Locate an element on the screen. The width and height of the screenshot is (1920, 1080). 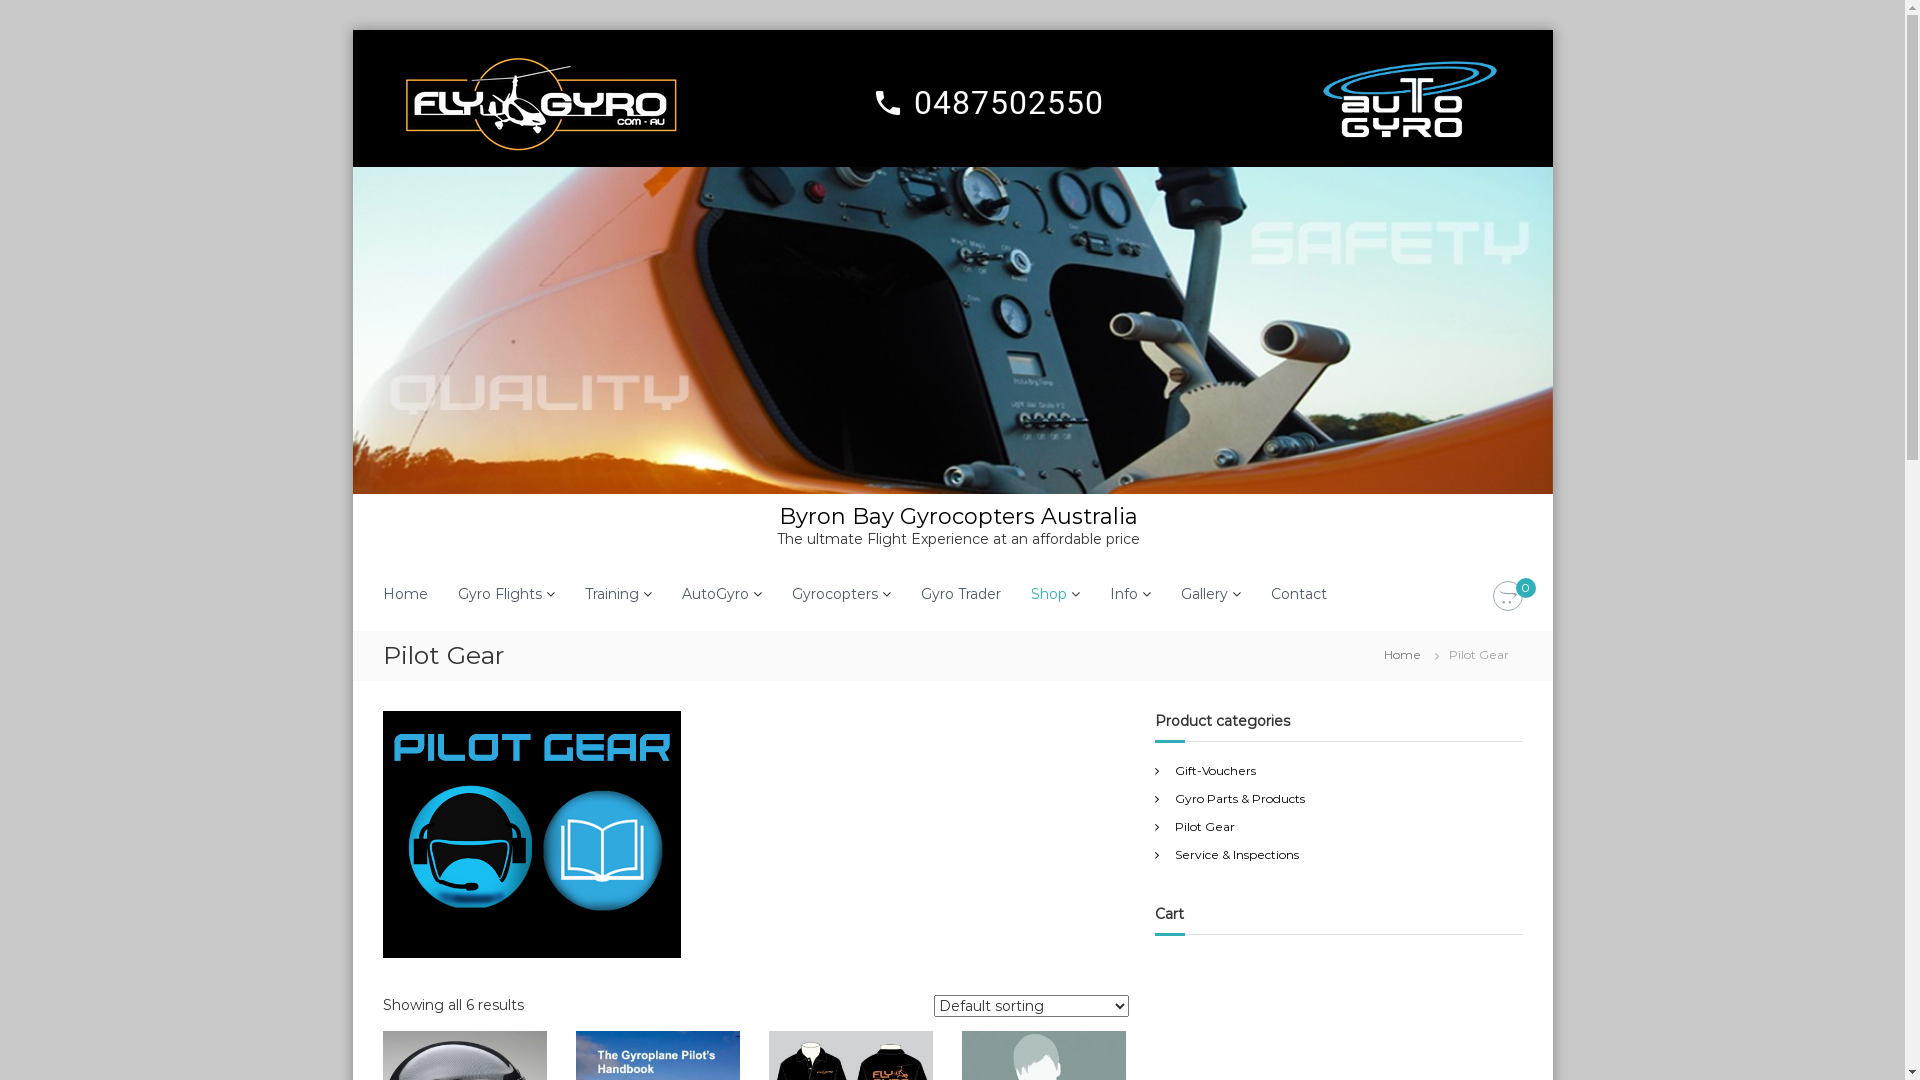
'Info' is located at coordinates (1123, 593).